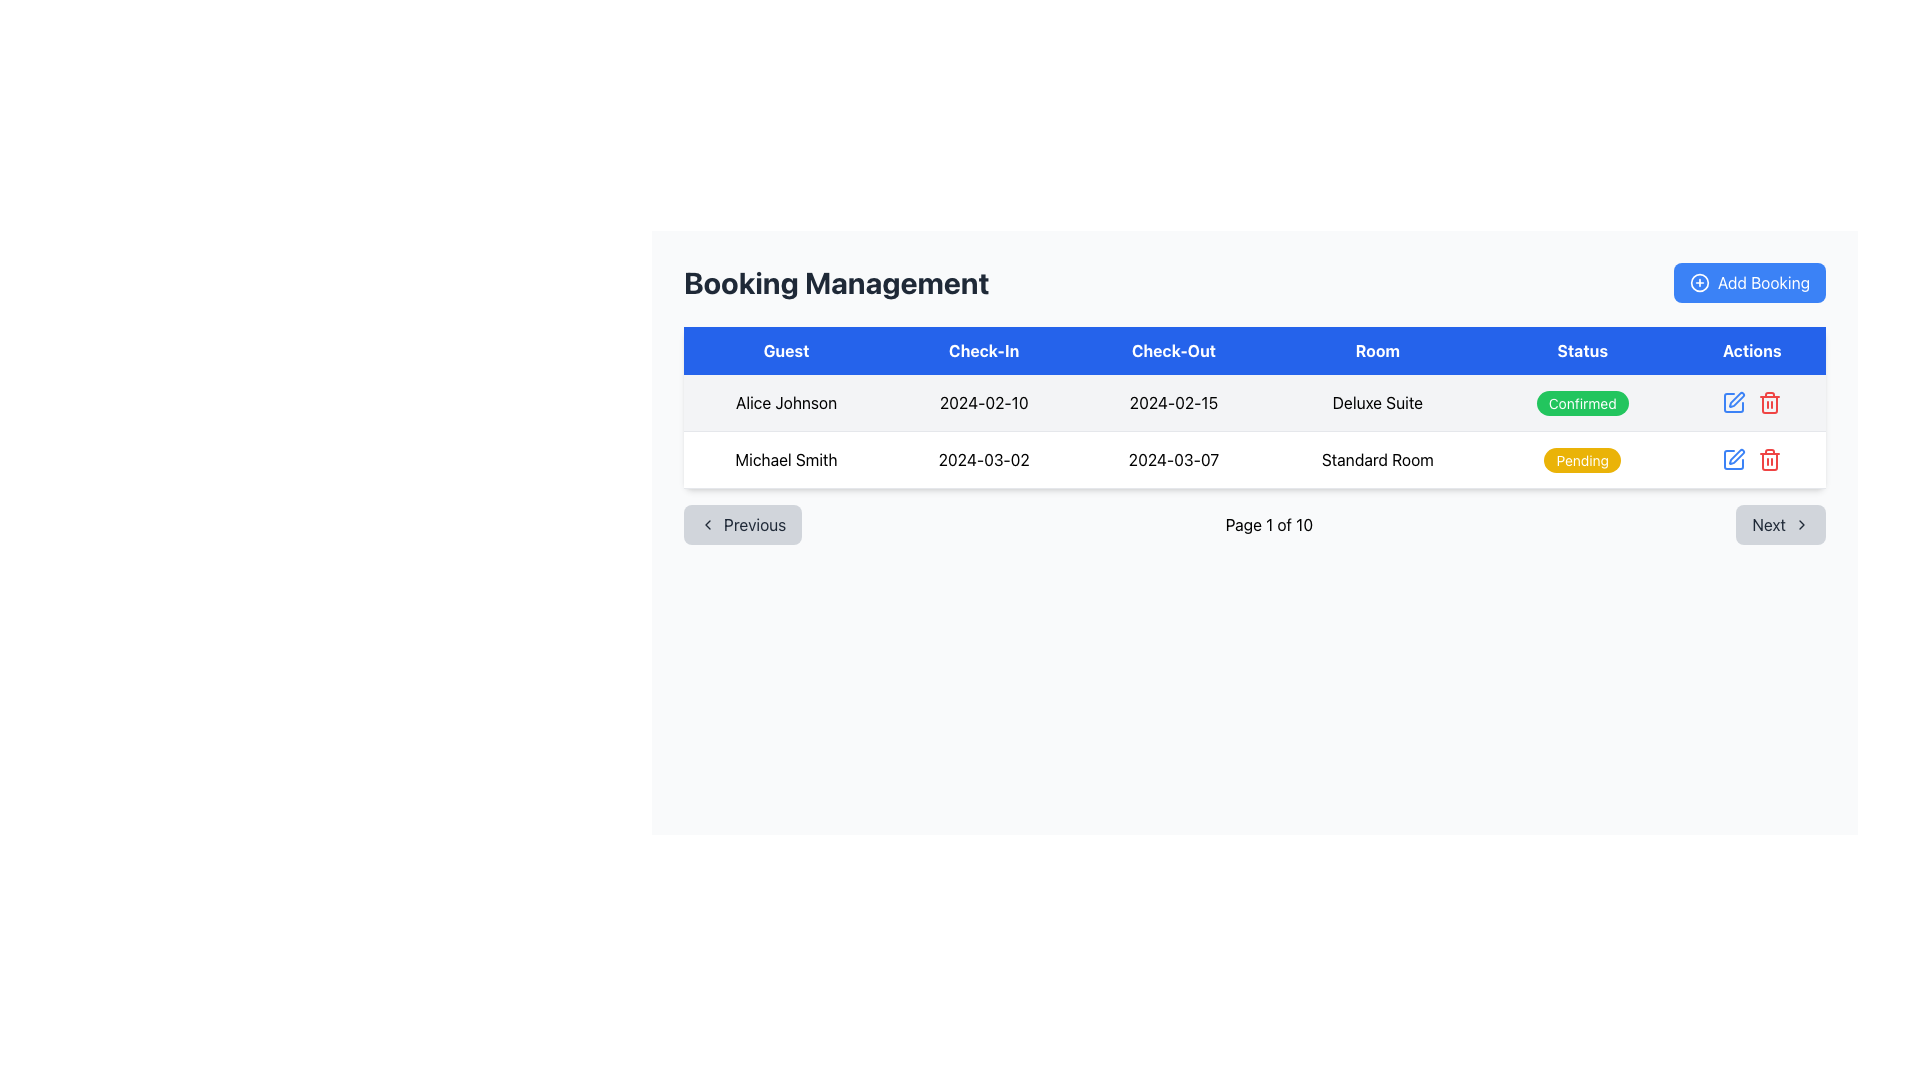  I want to click on the static text field displaying the check-in date for a booking entry, located under the 'Check-In' header in the table, adjacent to 'Alice Johnson' and '2024-02-15', so click(984, 403).